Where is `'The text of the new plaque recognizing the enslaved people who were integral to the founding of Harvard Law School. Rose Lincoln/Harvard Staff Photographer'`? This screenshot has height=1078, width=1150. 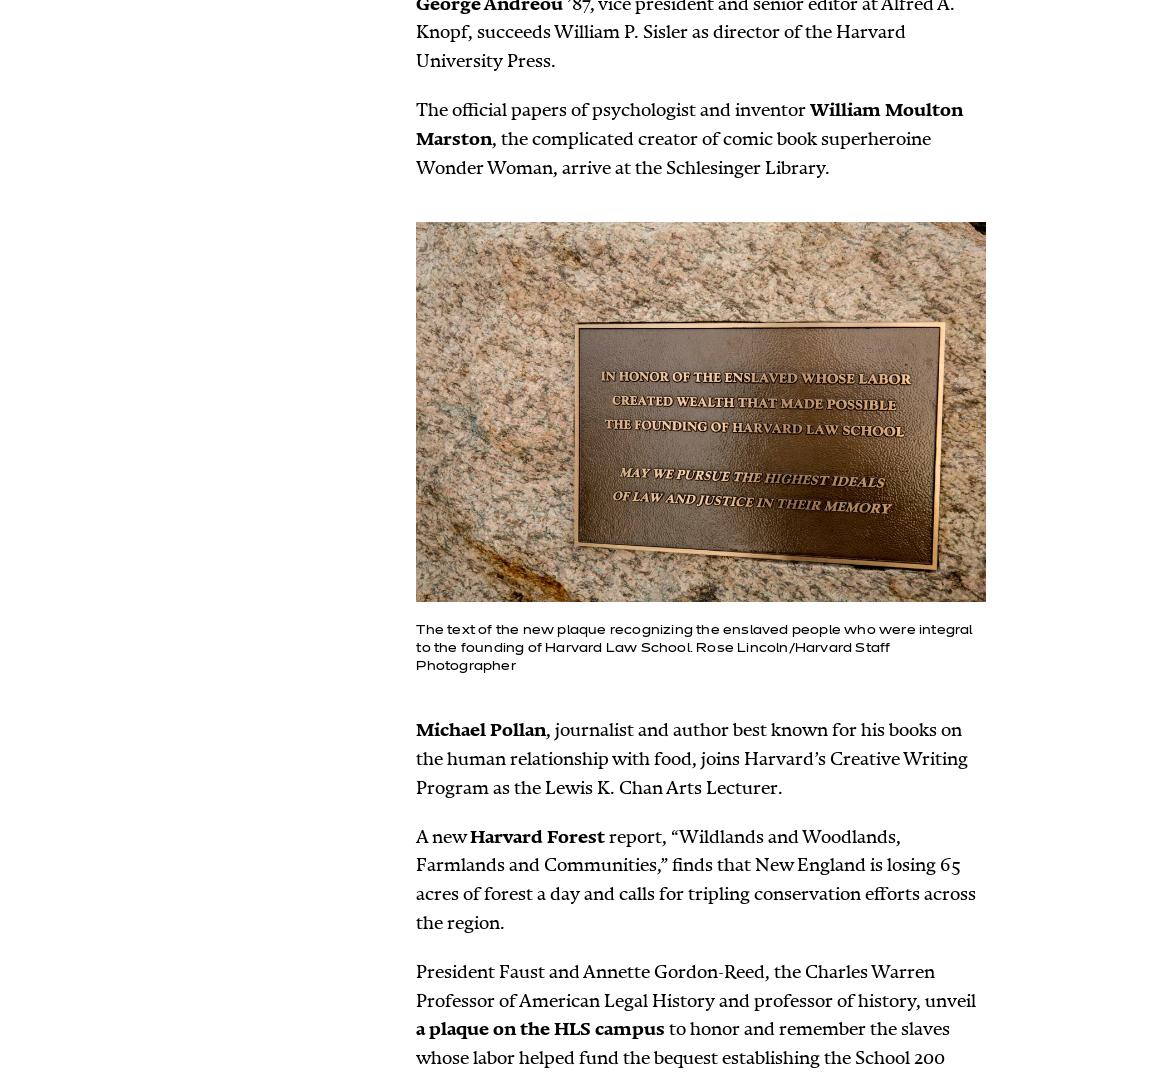
'The text of the new plaque recognizing the enslaved people who were integral to the founding of Harvard Law School. Rose Lincoln/Harvard Staff Photographer' is located at coordinates (693, 647).